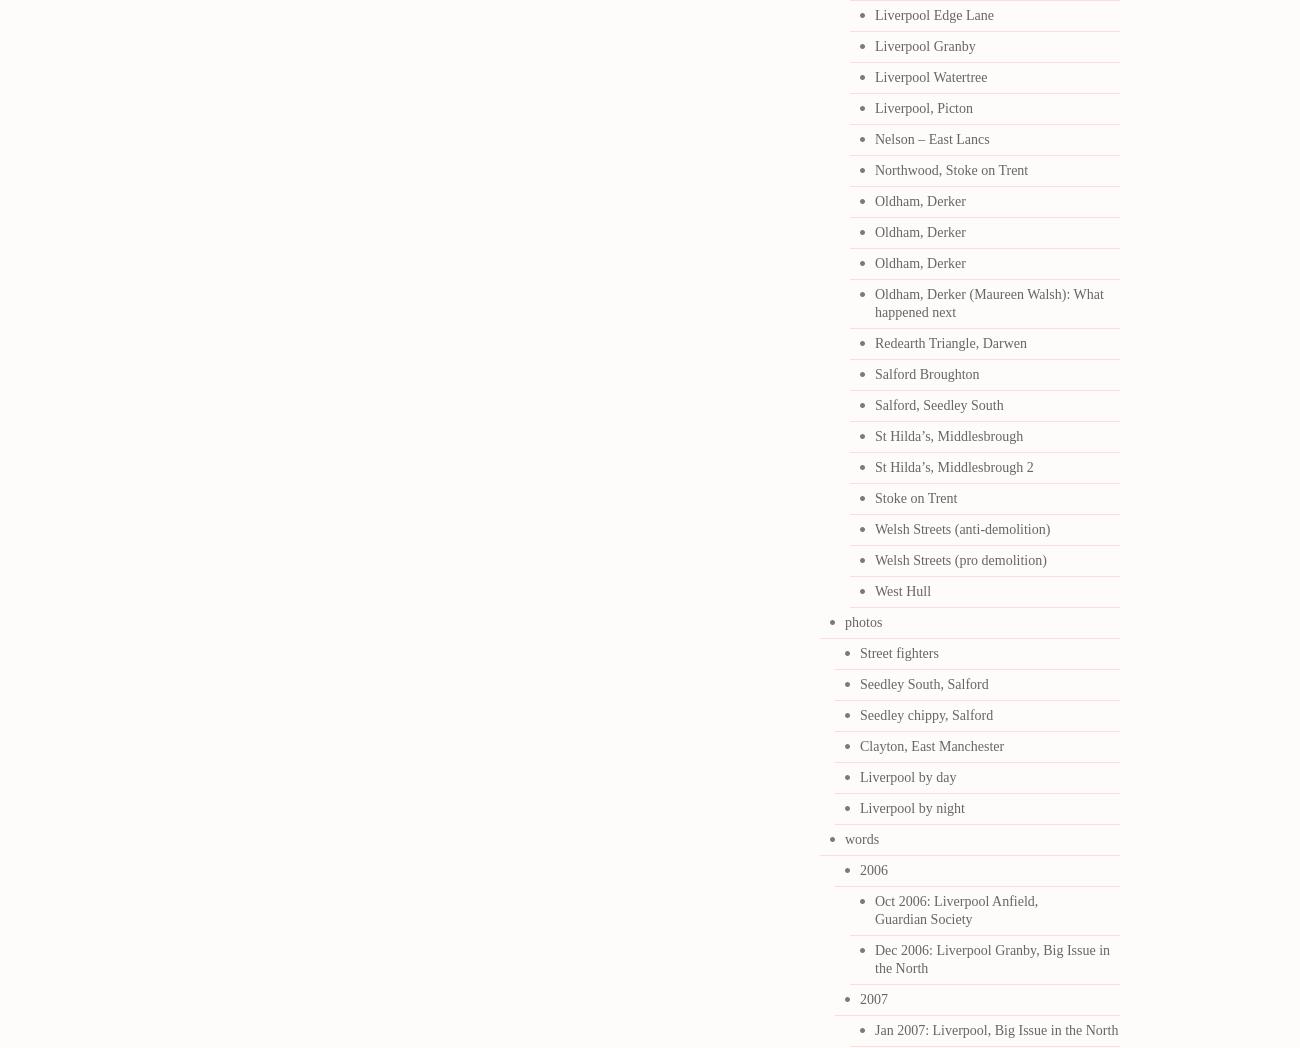 This screenshot has width=1300, height=1048. I want to click on 'Street fighters', so click(897, 652).